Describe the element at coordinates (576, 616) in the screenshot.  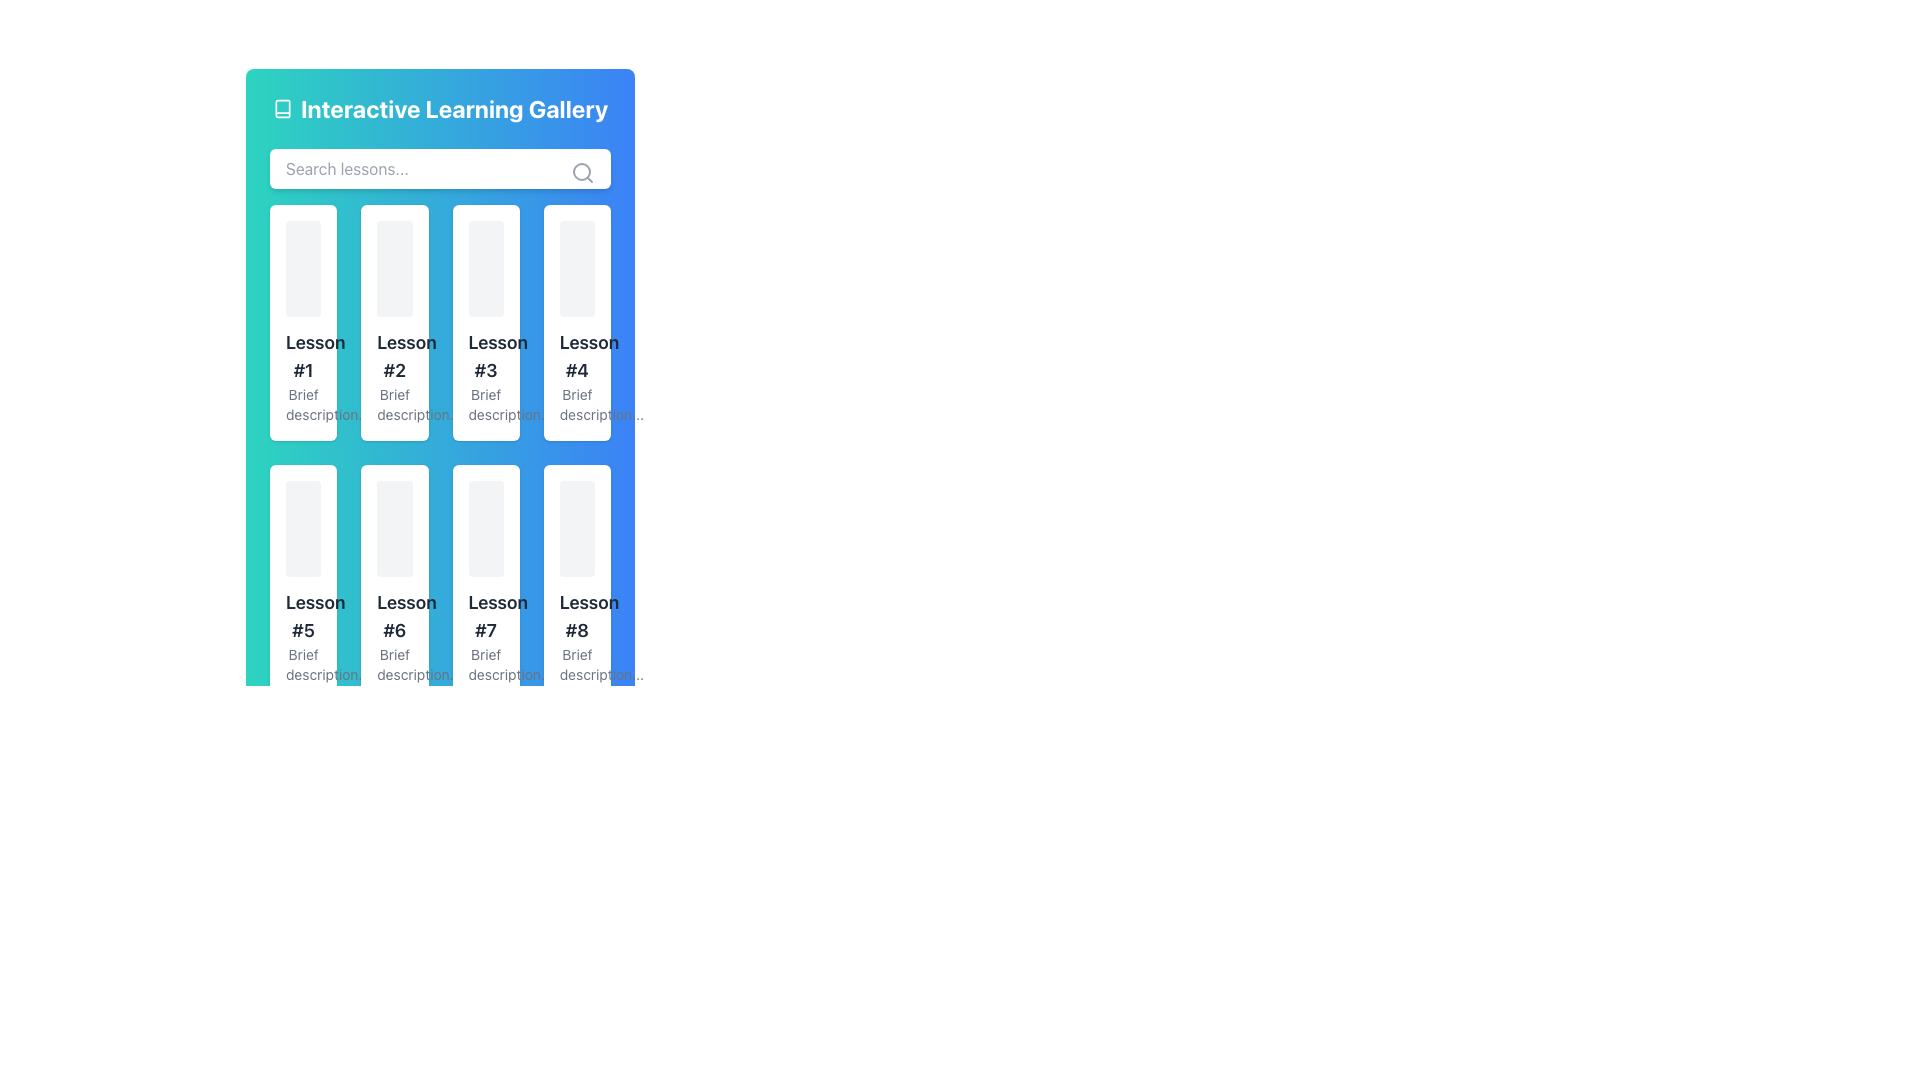
I see `the 'Lesson #8' text label, which is styled with a larger bold font and dark gray color` at that location.